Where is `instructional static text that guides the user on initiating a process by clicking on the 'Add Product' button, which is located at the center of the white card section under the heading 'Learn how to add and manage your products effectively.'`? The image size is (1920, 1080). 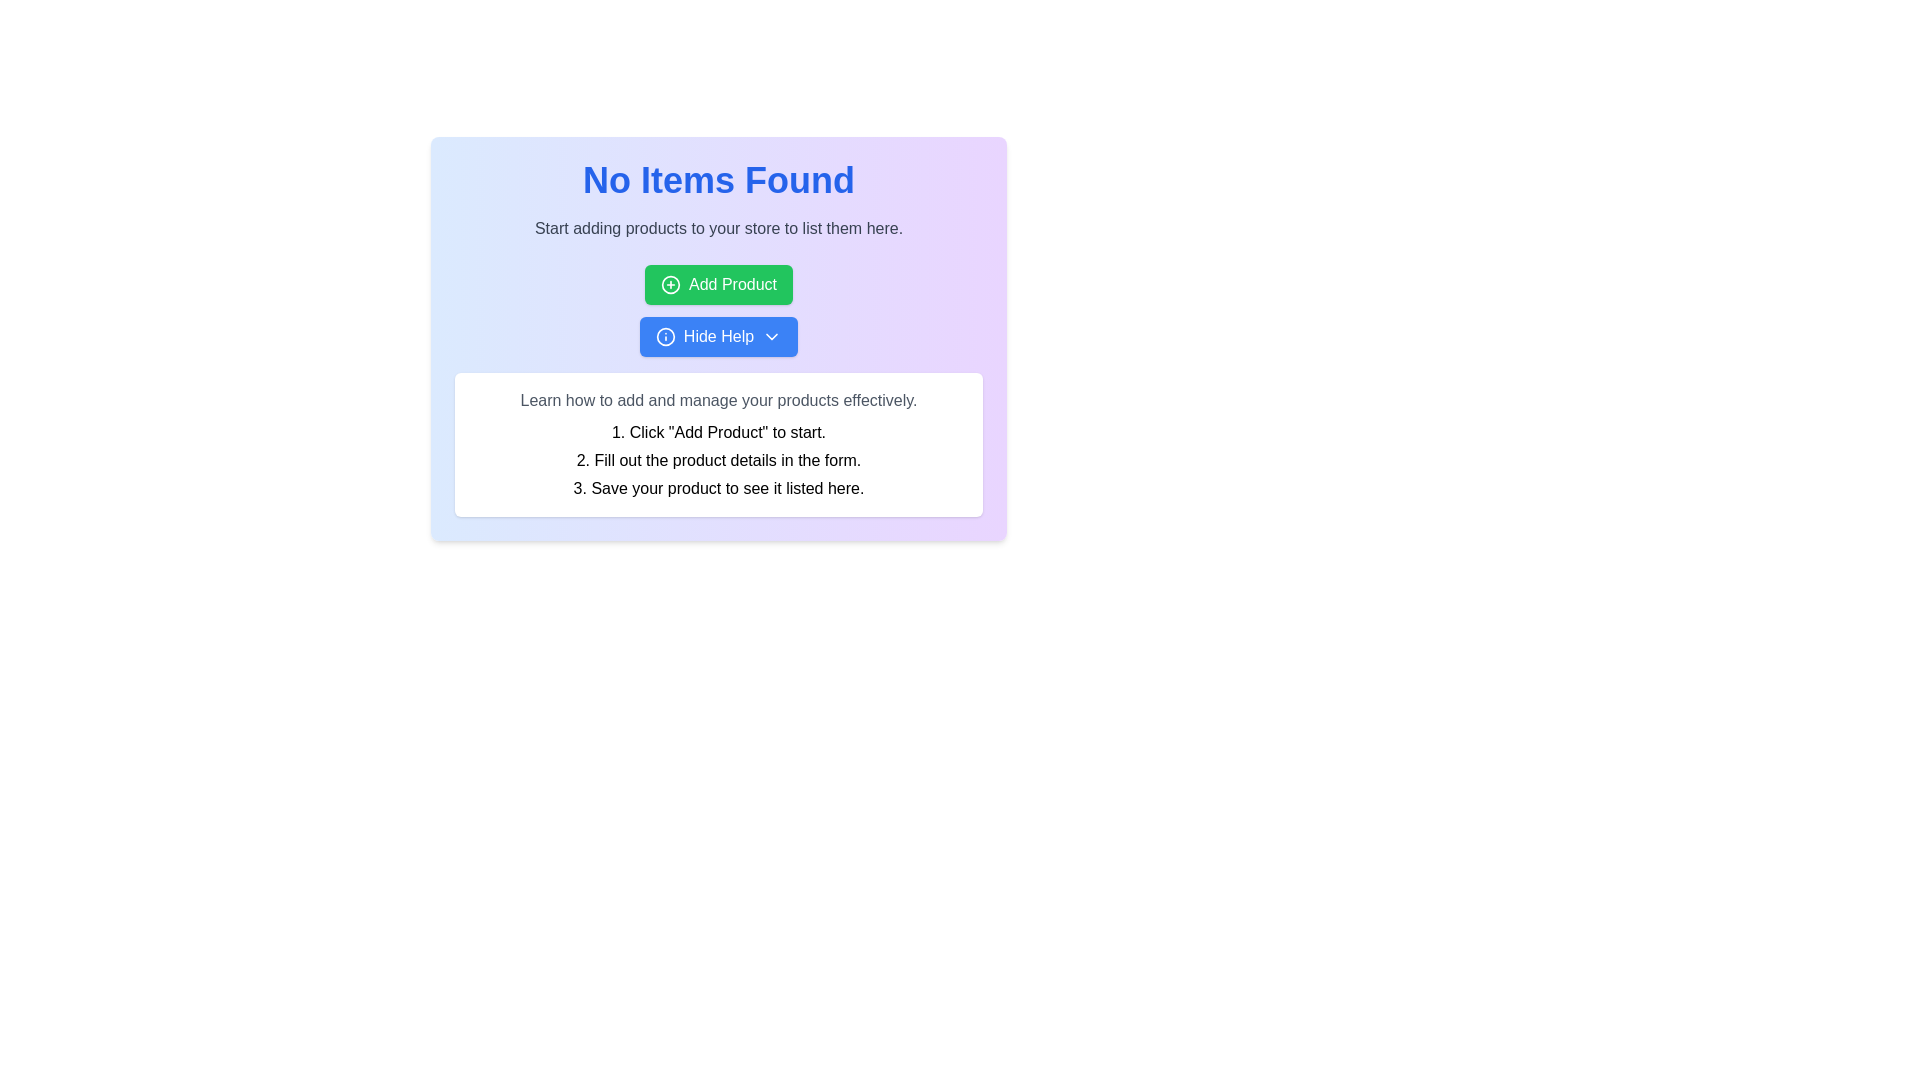
instructional static text that guides the user on initiating a process by clicking on the 'Add Product' button, which is located at the center of the white card section under the heading 'Learn how to add and manage your products effectively.' is located at coordinates (719, 431).